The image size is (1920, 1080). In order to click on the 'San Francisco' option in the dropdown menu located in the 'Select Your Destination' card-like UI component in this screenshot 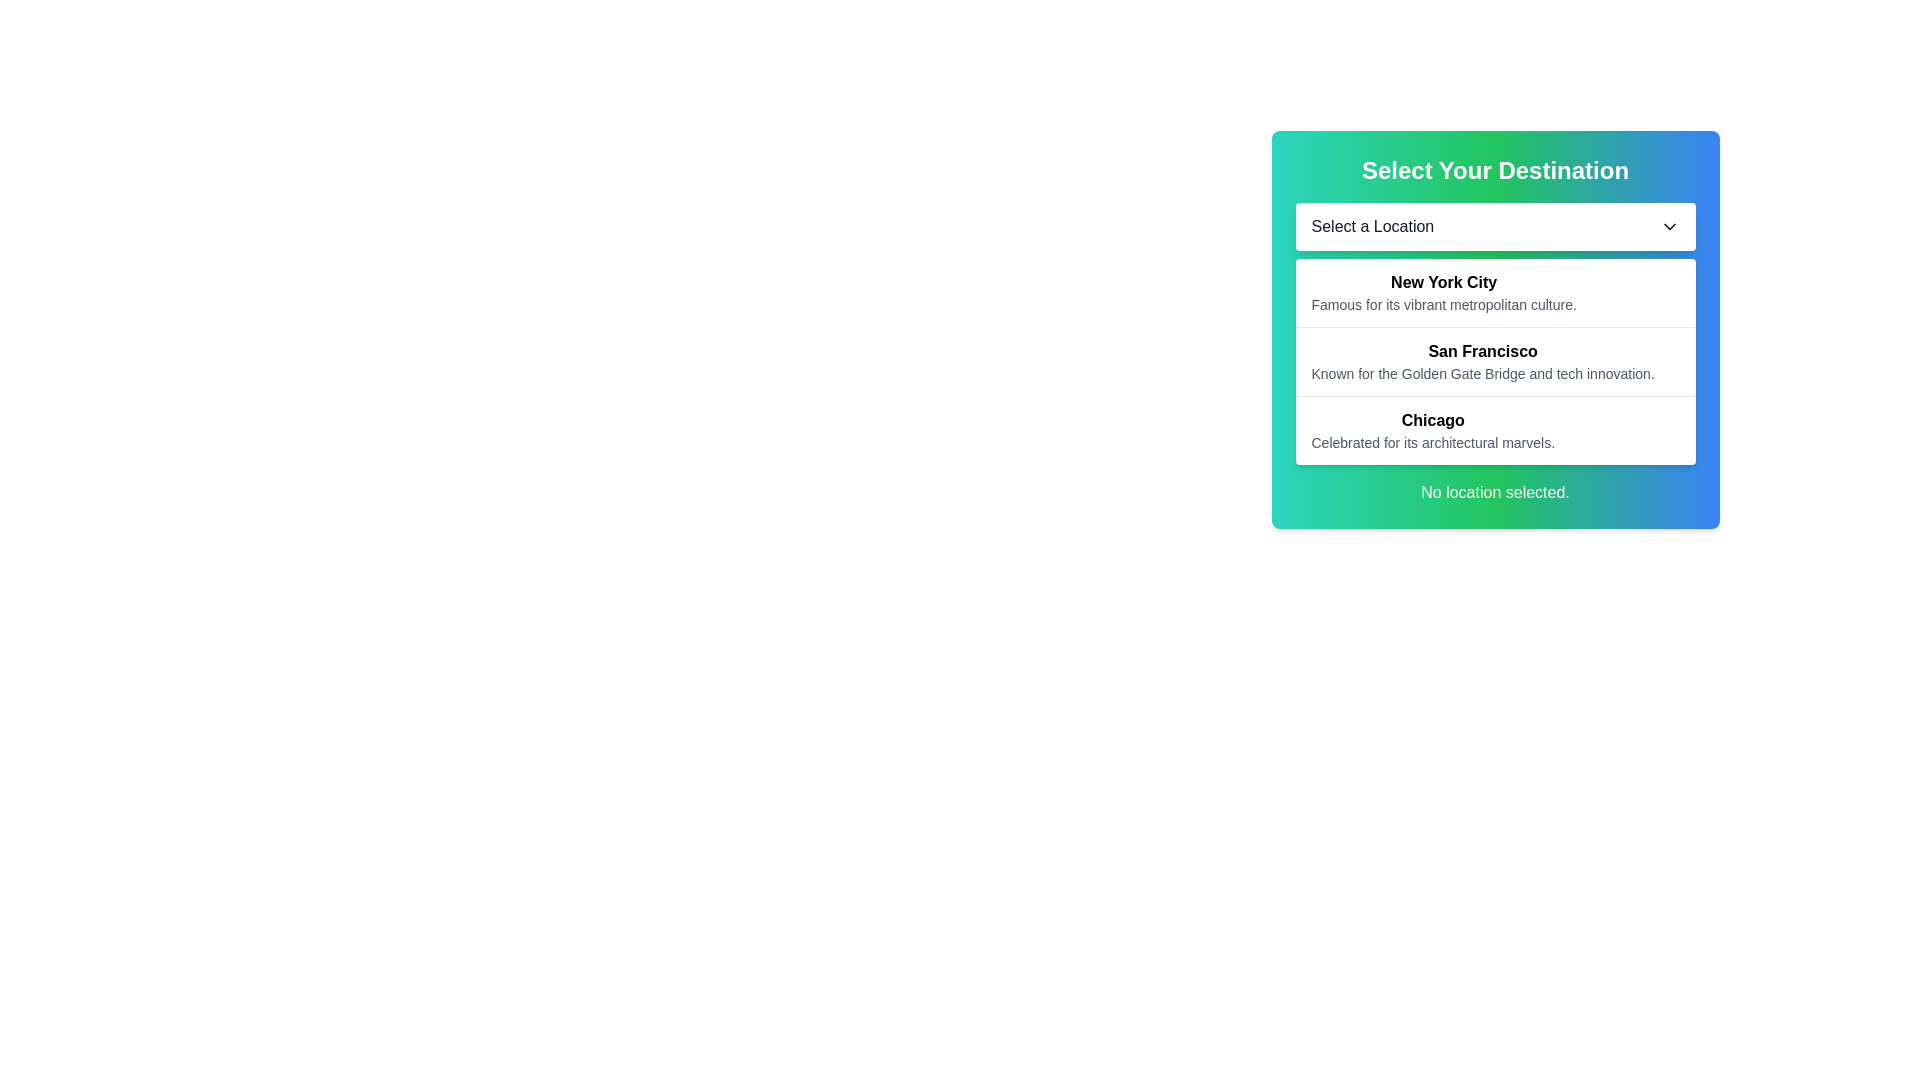, I will do `click(1495, 333)`.